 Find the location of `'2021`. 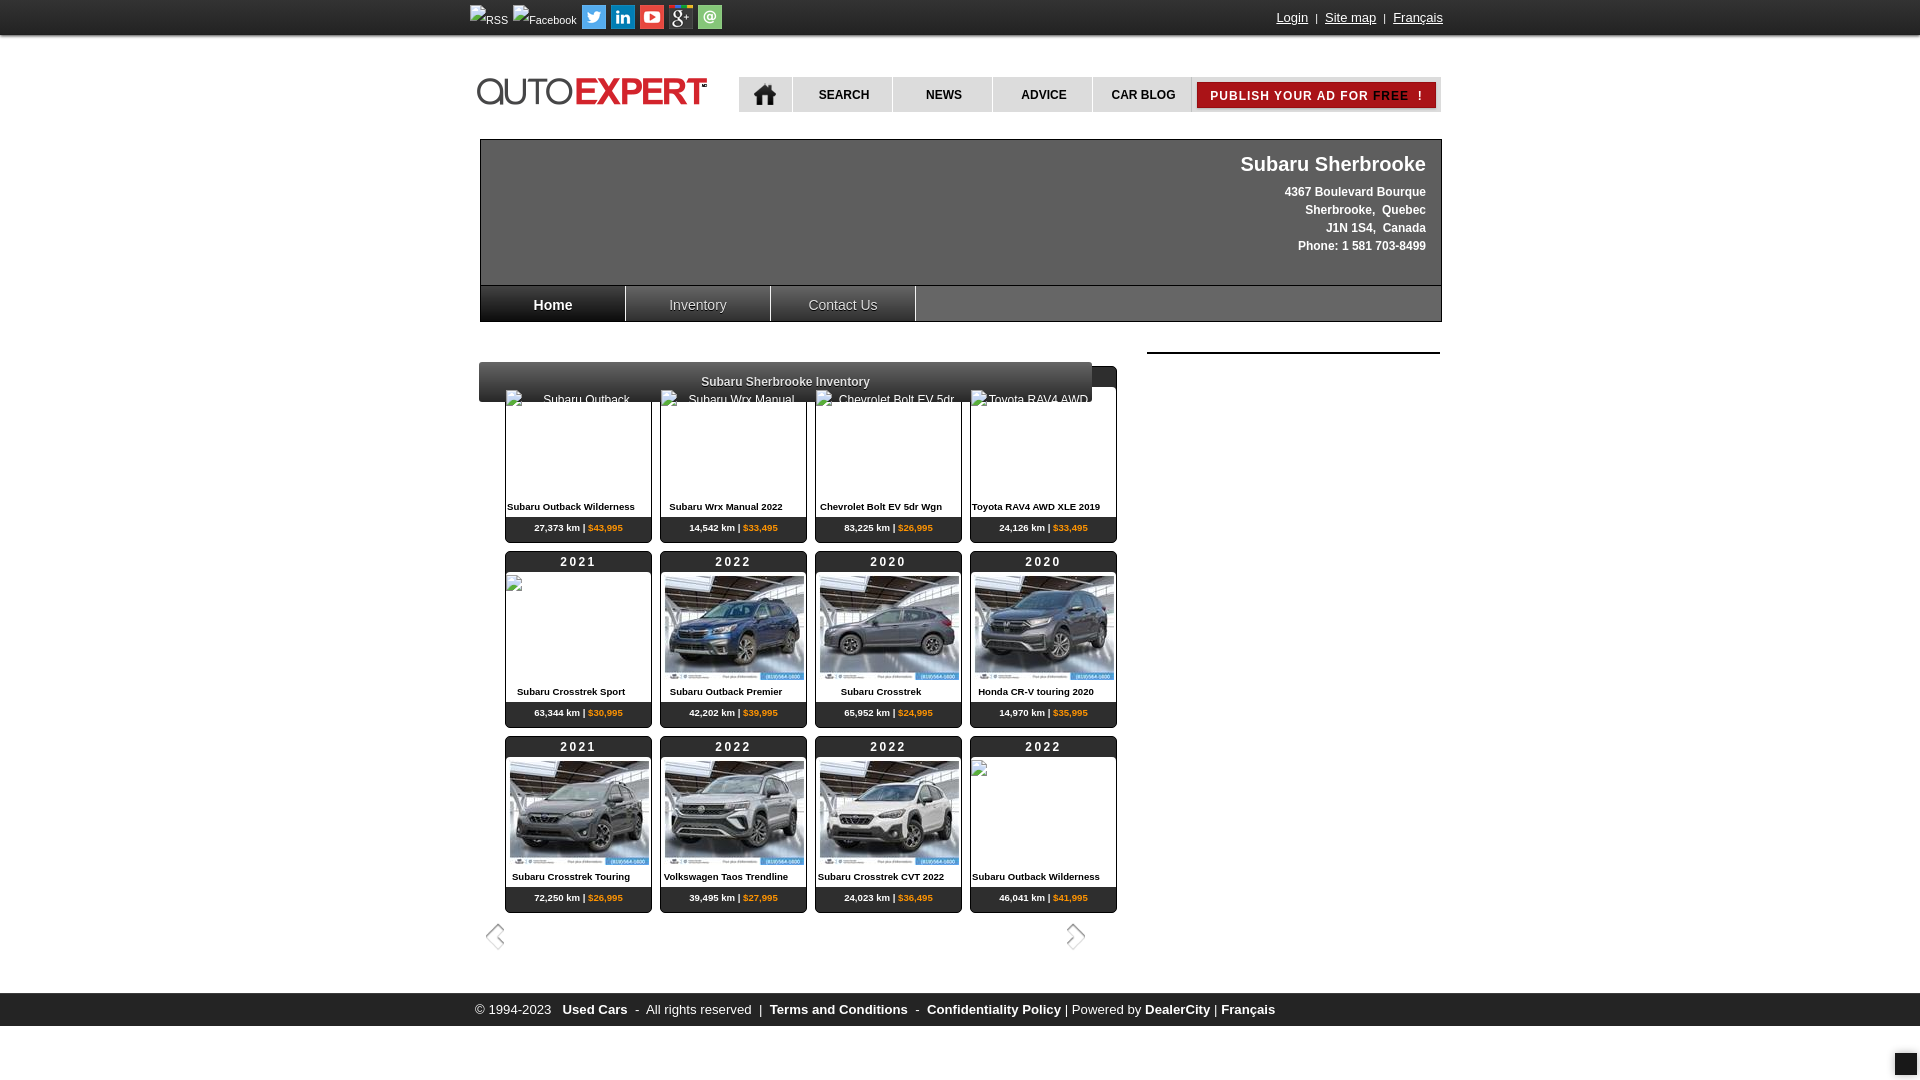

'2021 is located at coordinates (577, 626).